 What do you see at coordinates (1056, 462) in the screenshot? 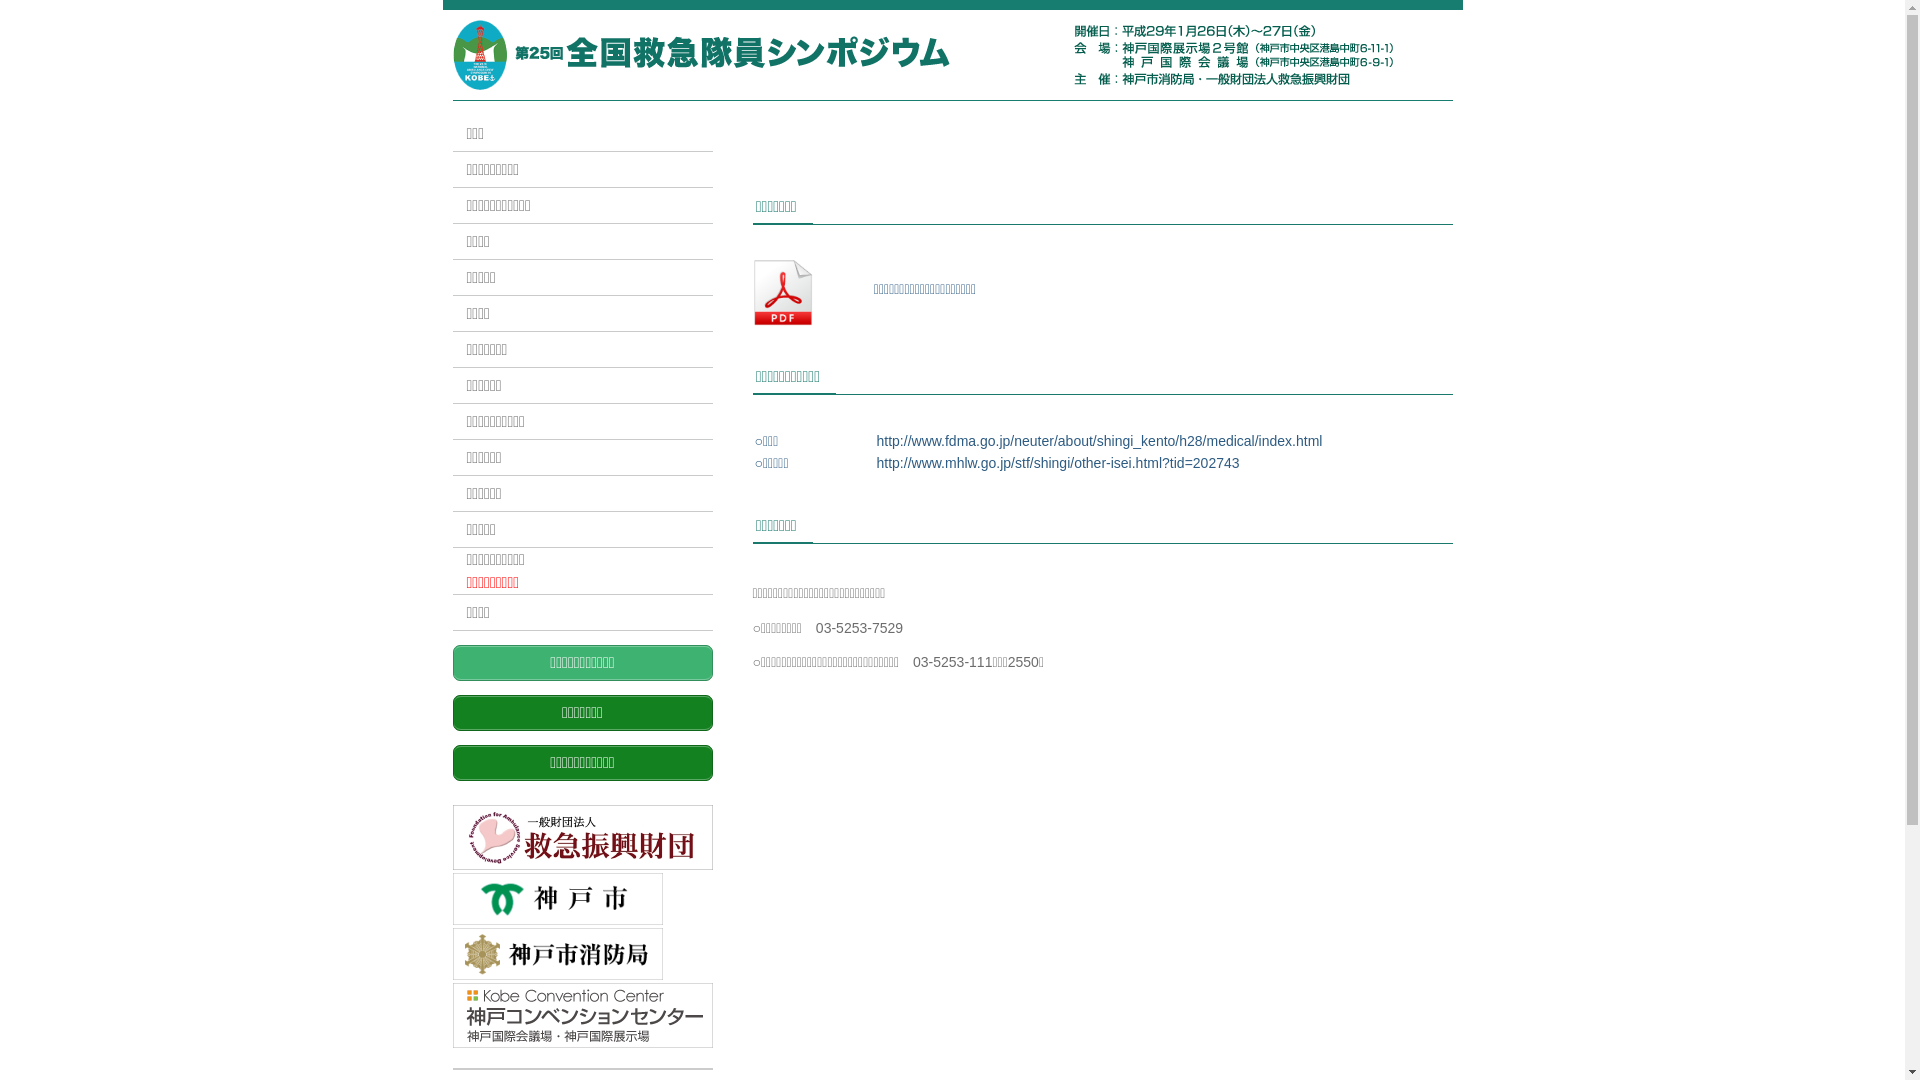
I see `'http://www.mhlw.go.jp/stf/shingi/other-isei.html?tid=202743'` at bounding box center [1056, 462].